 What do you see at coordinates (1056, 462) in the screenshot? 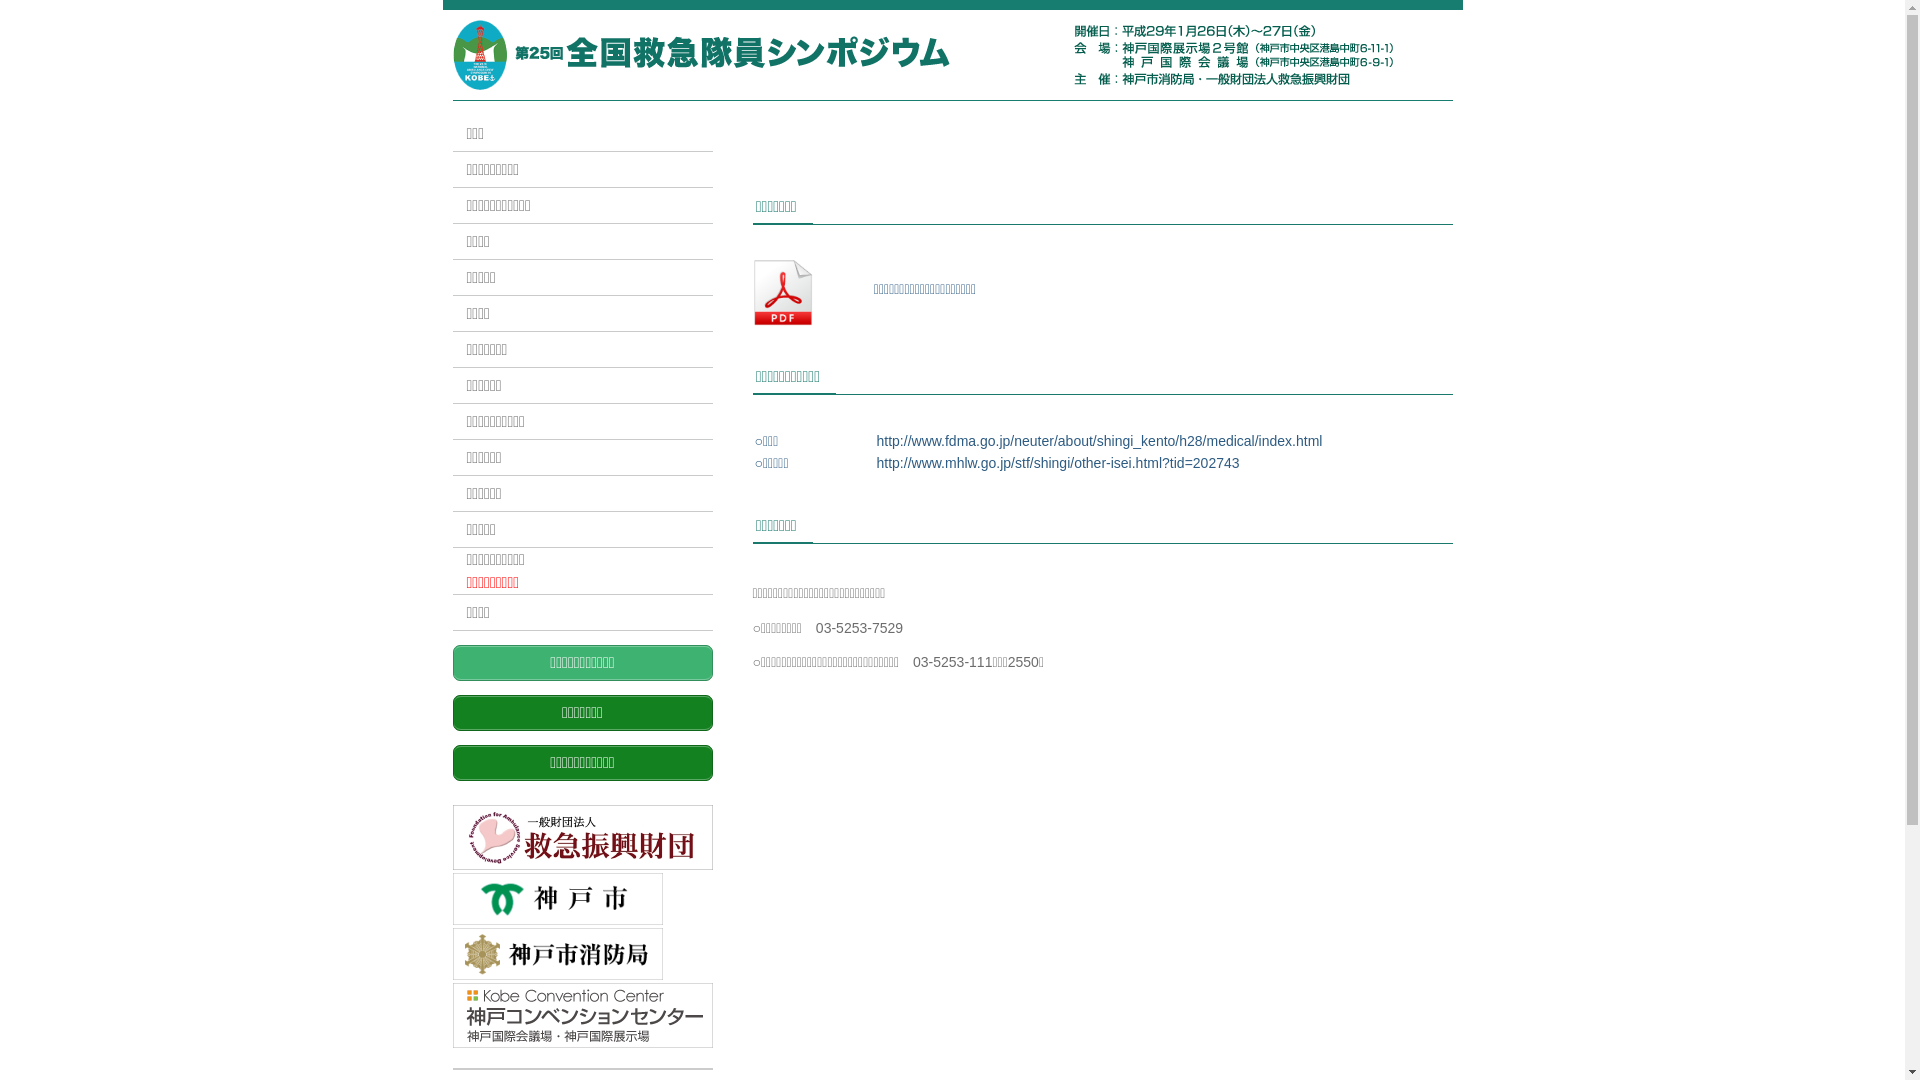
I see `'http://www.mhlw.go.jp/stf/shingi/other-isei.html?tid=202743'` at bounding box center [1056, 462].